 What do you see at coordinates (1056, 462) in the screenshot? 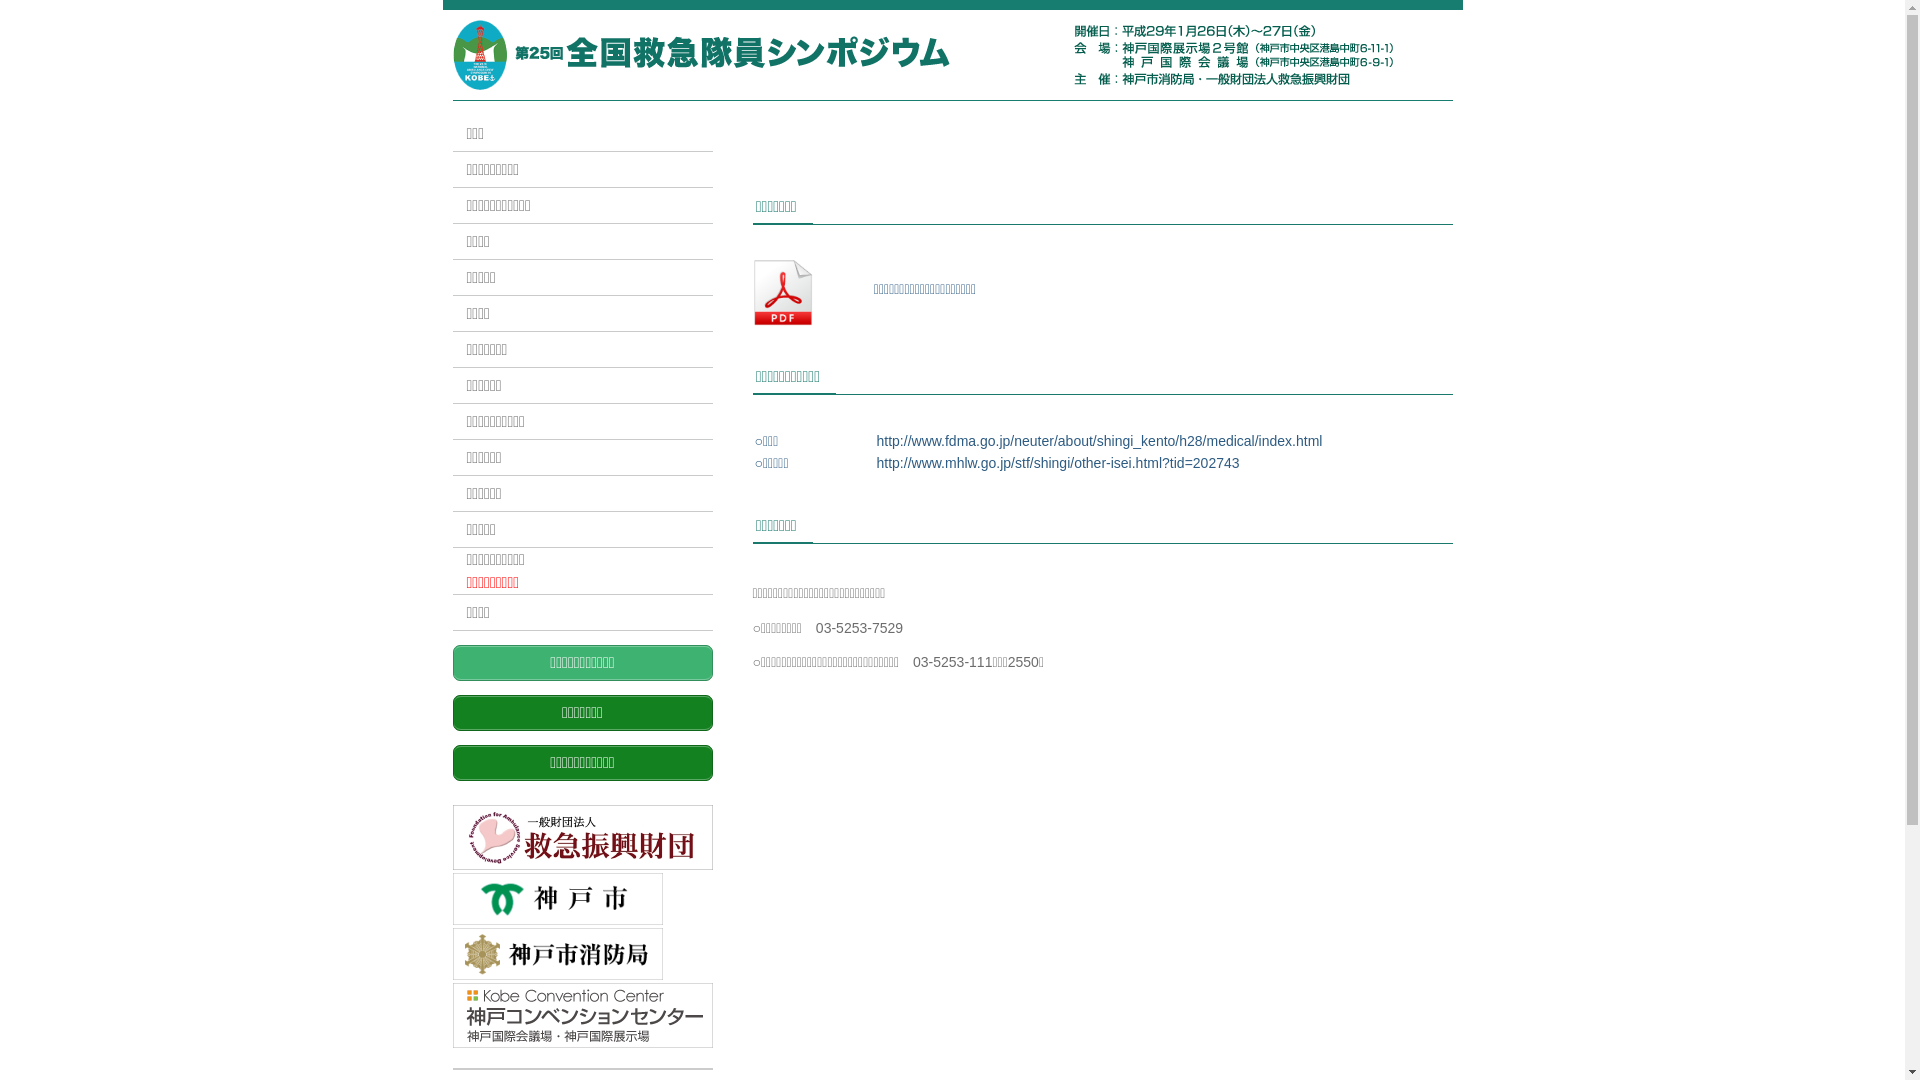
I see `'http://www.mhlw.go.jp/stf/shingi/other-isei.html?tid=202743'` at bounding box center [1056, 462].